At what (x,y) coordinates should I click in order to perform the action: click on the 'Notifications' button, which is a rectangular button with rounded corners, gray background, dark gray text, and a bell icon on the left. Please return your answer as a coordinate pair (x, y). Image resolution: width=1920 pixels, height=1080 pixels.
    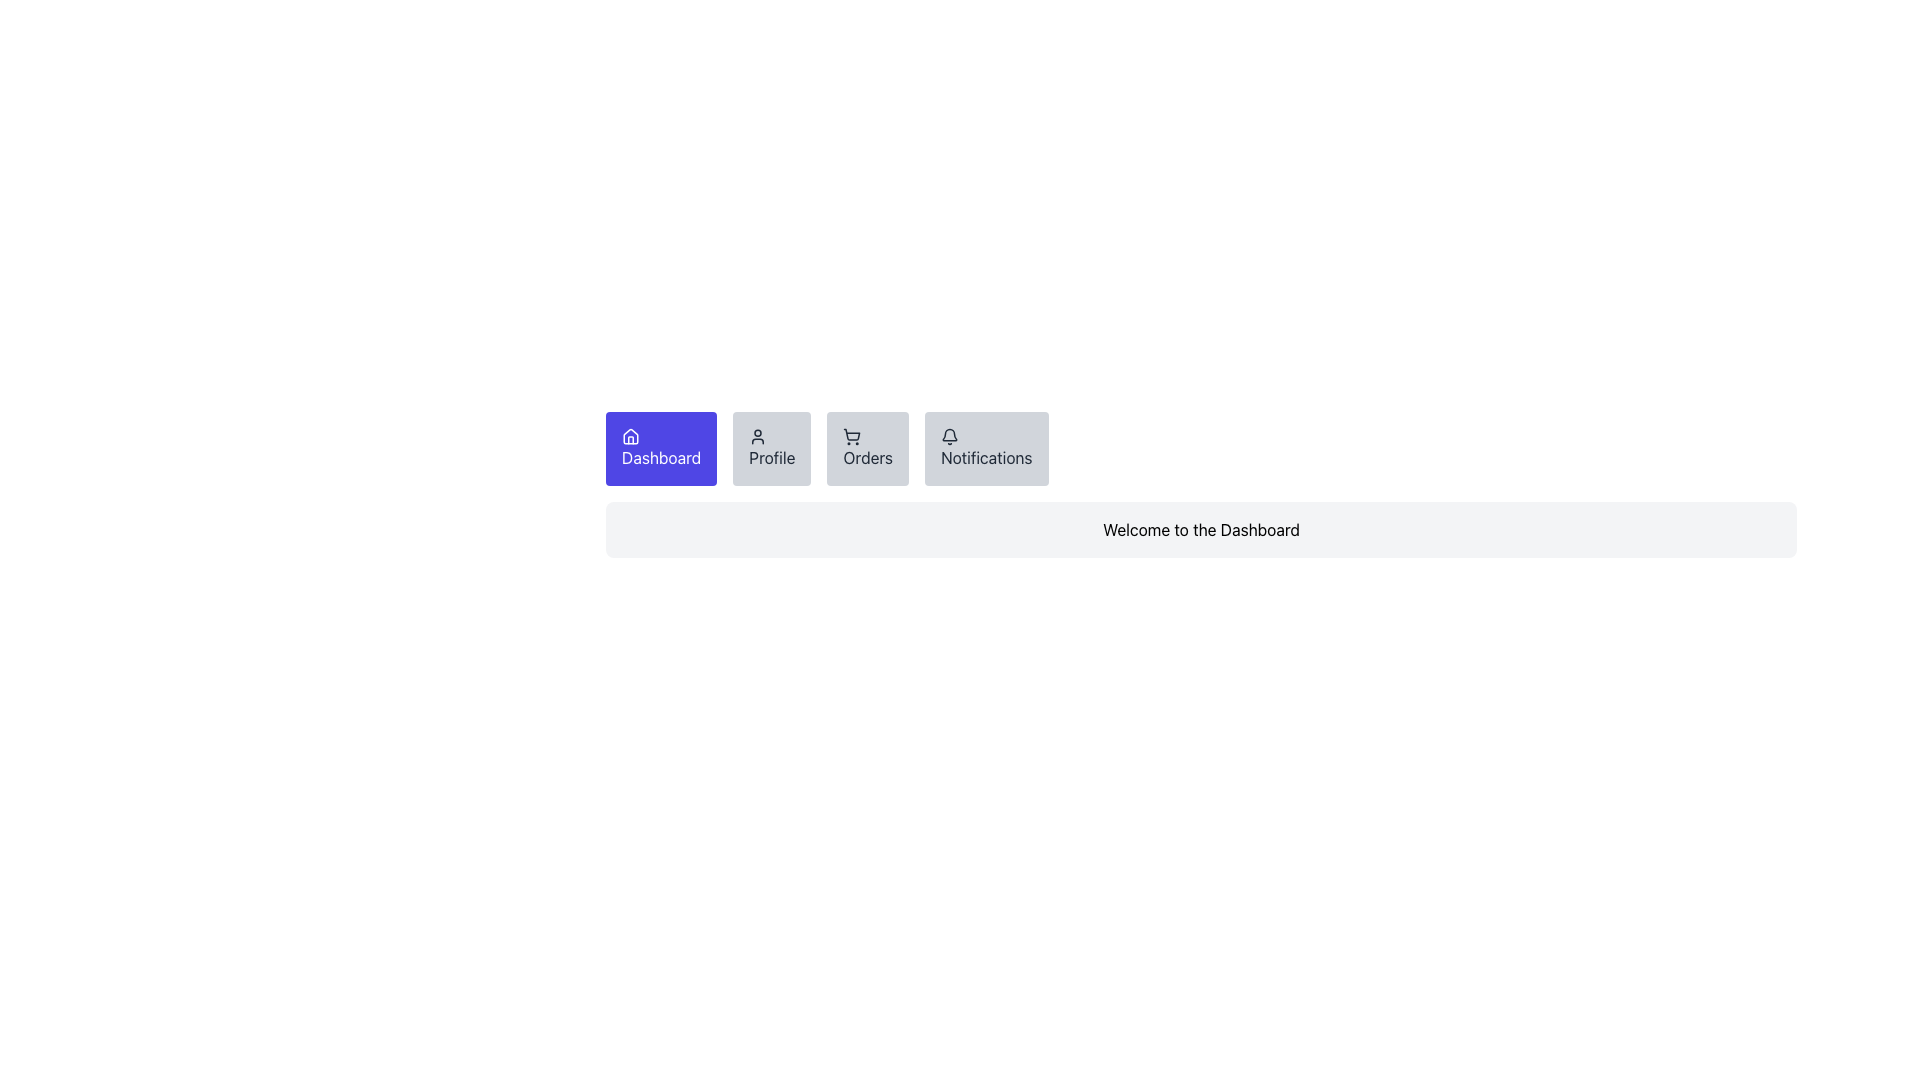
    Looking at the image, I should click on (986, 447).